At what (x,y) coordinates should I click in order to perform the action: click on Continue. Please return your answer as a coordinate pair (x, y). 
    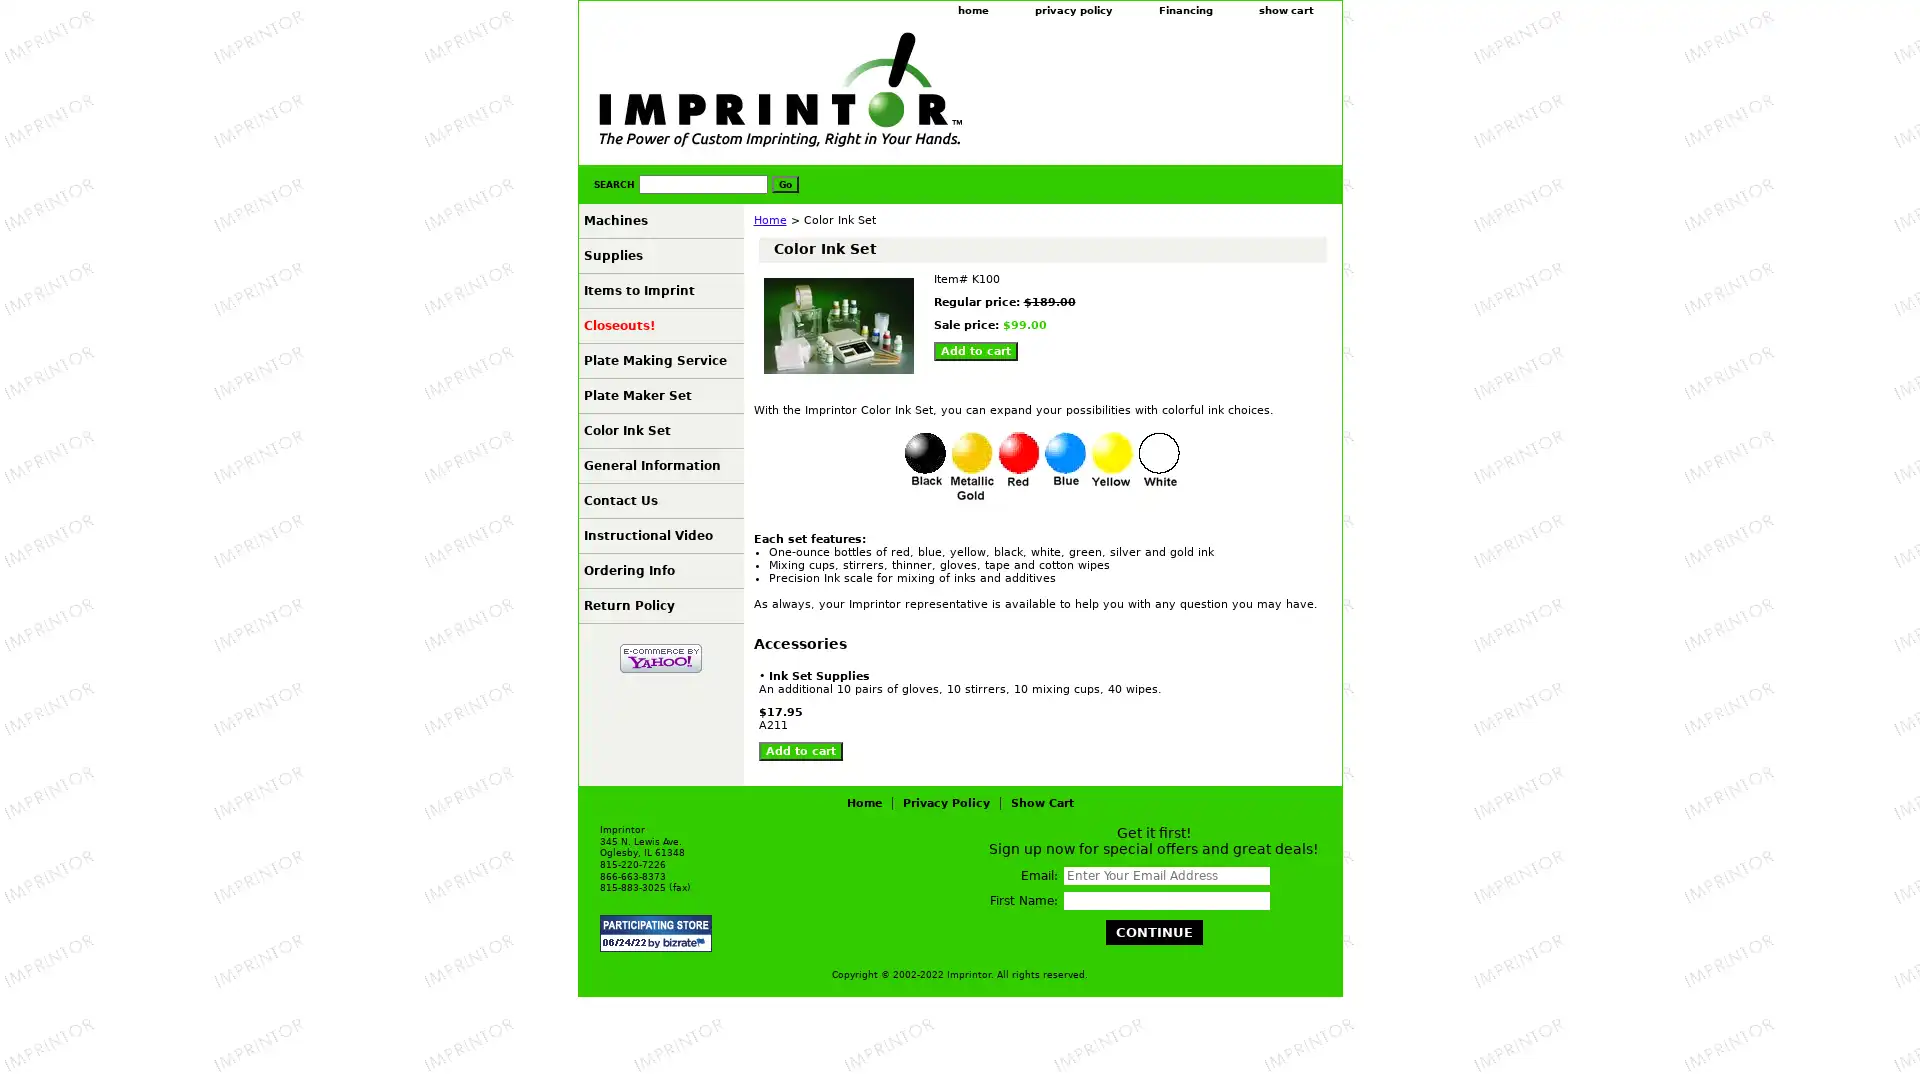
    Looking at the image, I should click on (1153, 932).